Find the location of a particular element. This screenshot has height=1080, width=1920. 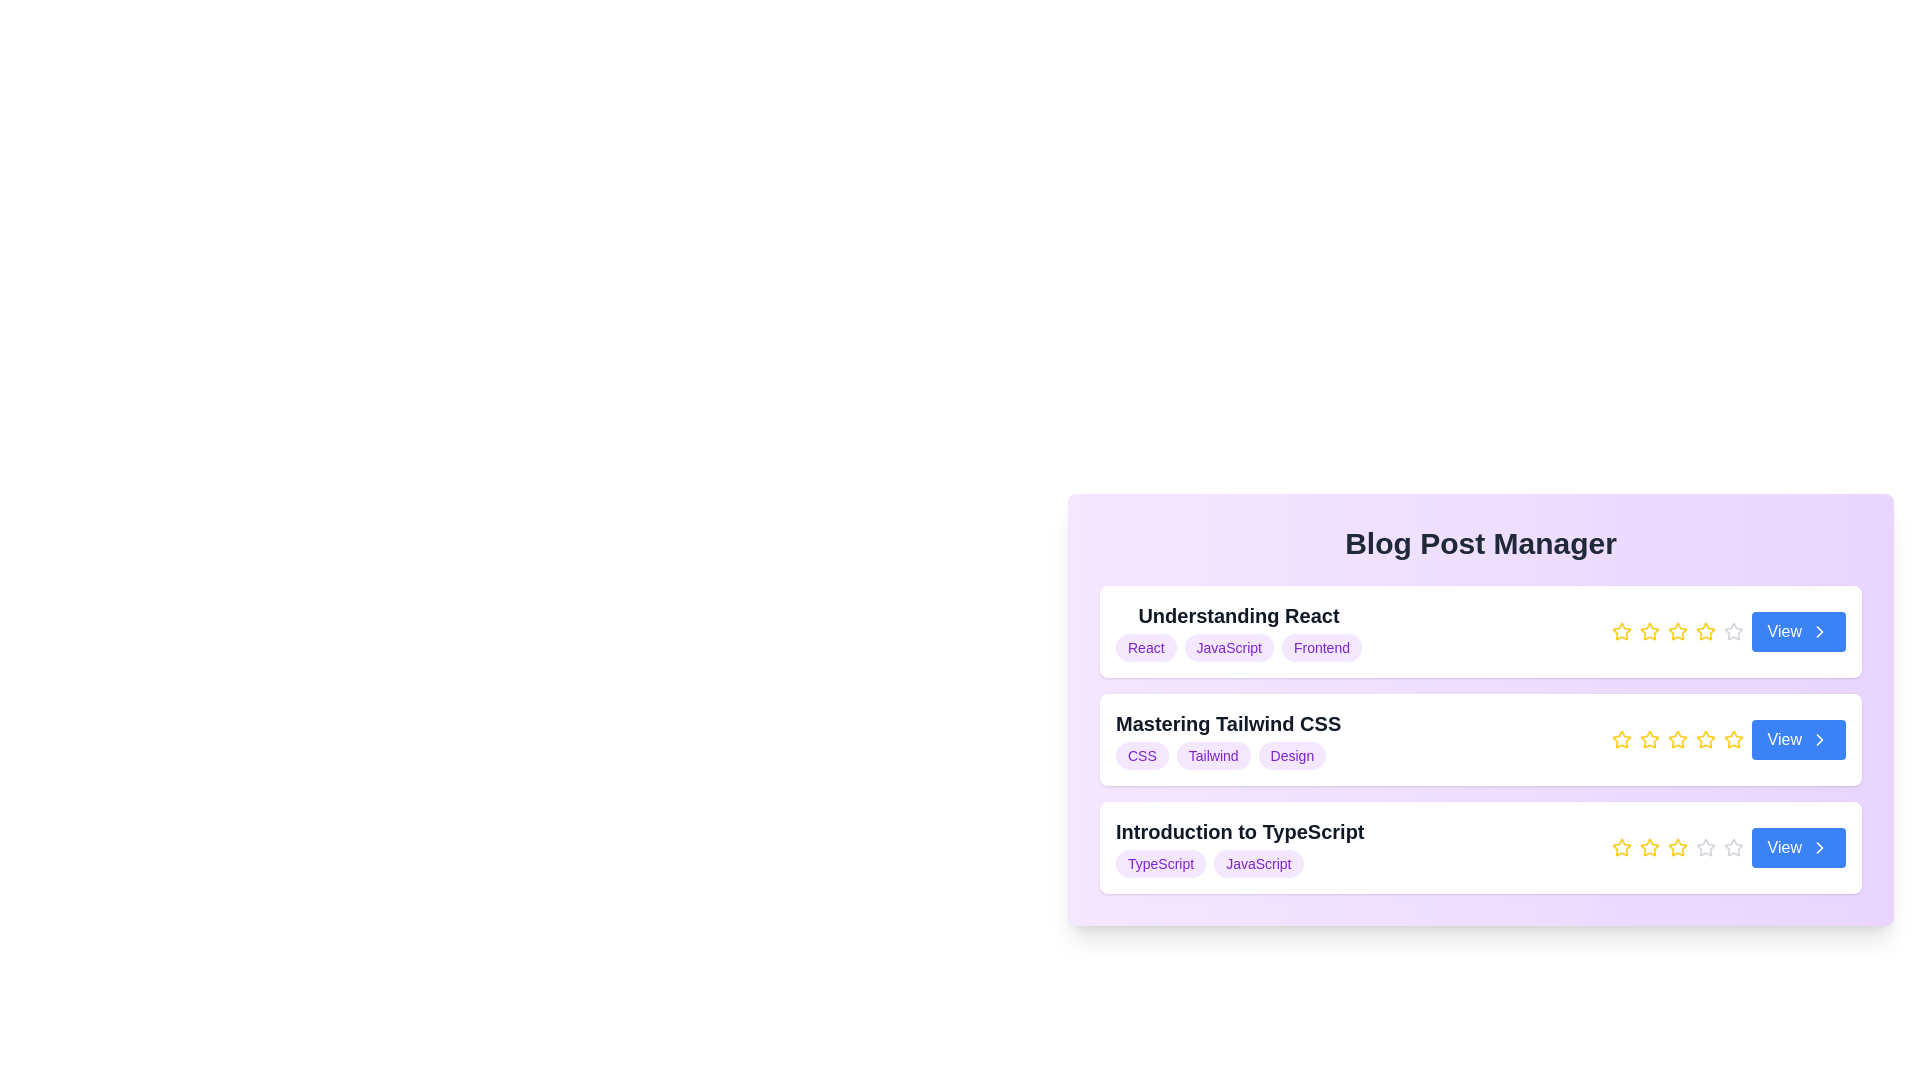

the fourth star icon in the rating system for the 'Introduction to TypeScript' item, which is located in the 'Blog Post Manager' panel is located at coordinates (1677, 848).